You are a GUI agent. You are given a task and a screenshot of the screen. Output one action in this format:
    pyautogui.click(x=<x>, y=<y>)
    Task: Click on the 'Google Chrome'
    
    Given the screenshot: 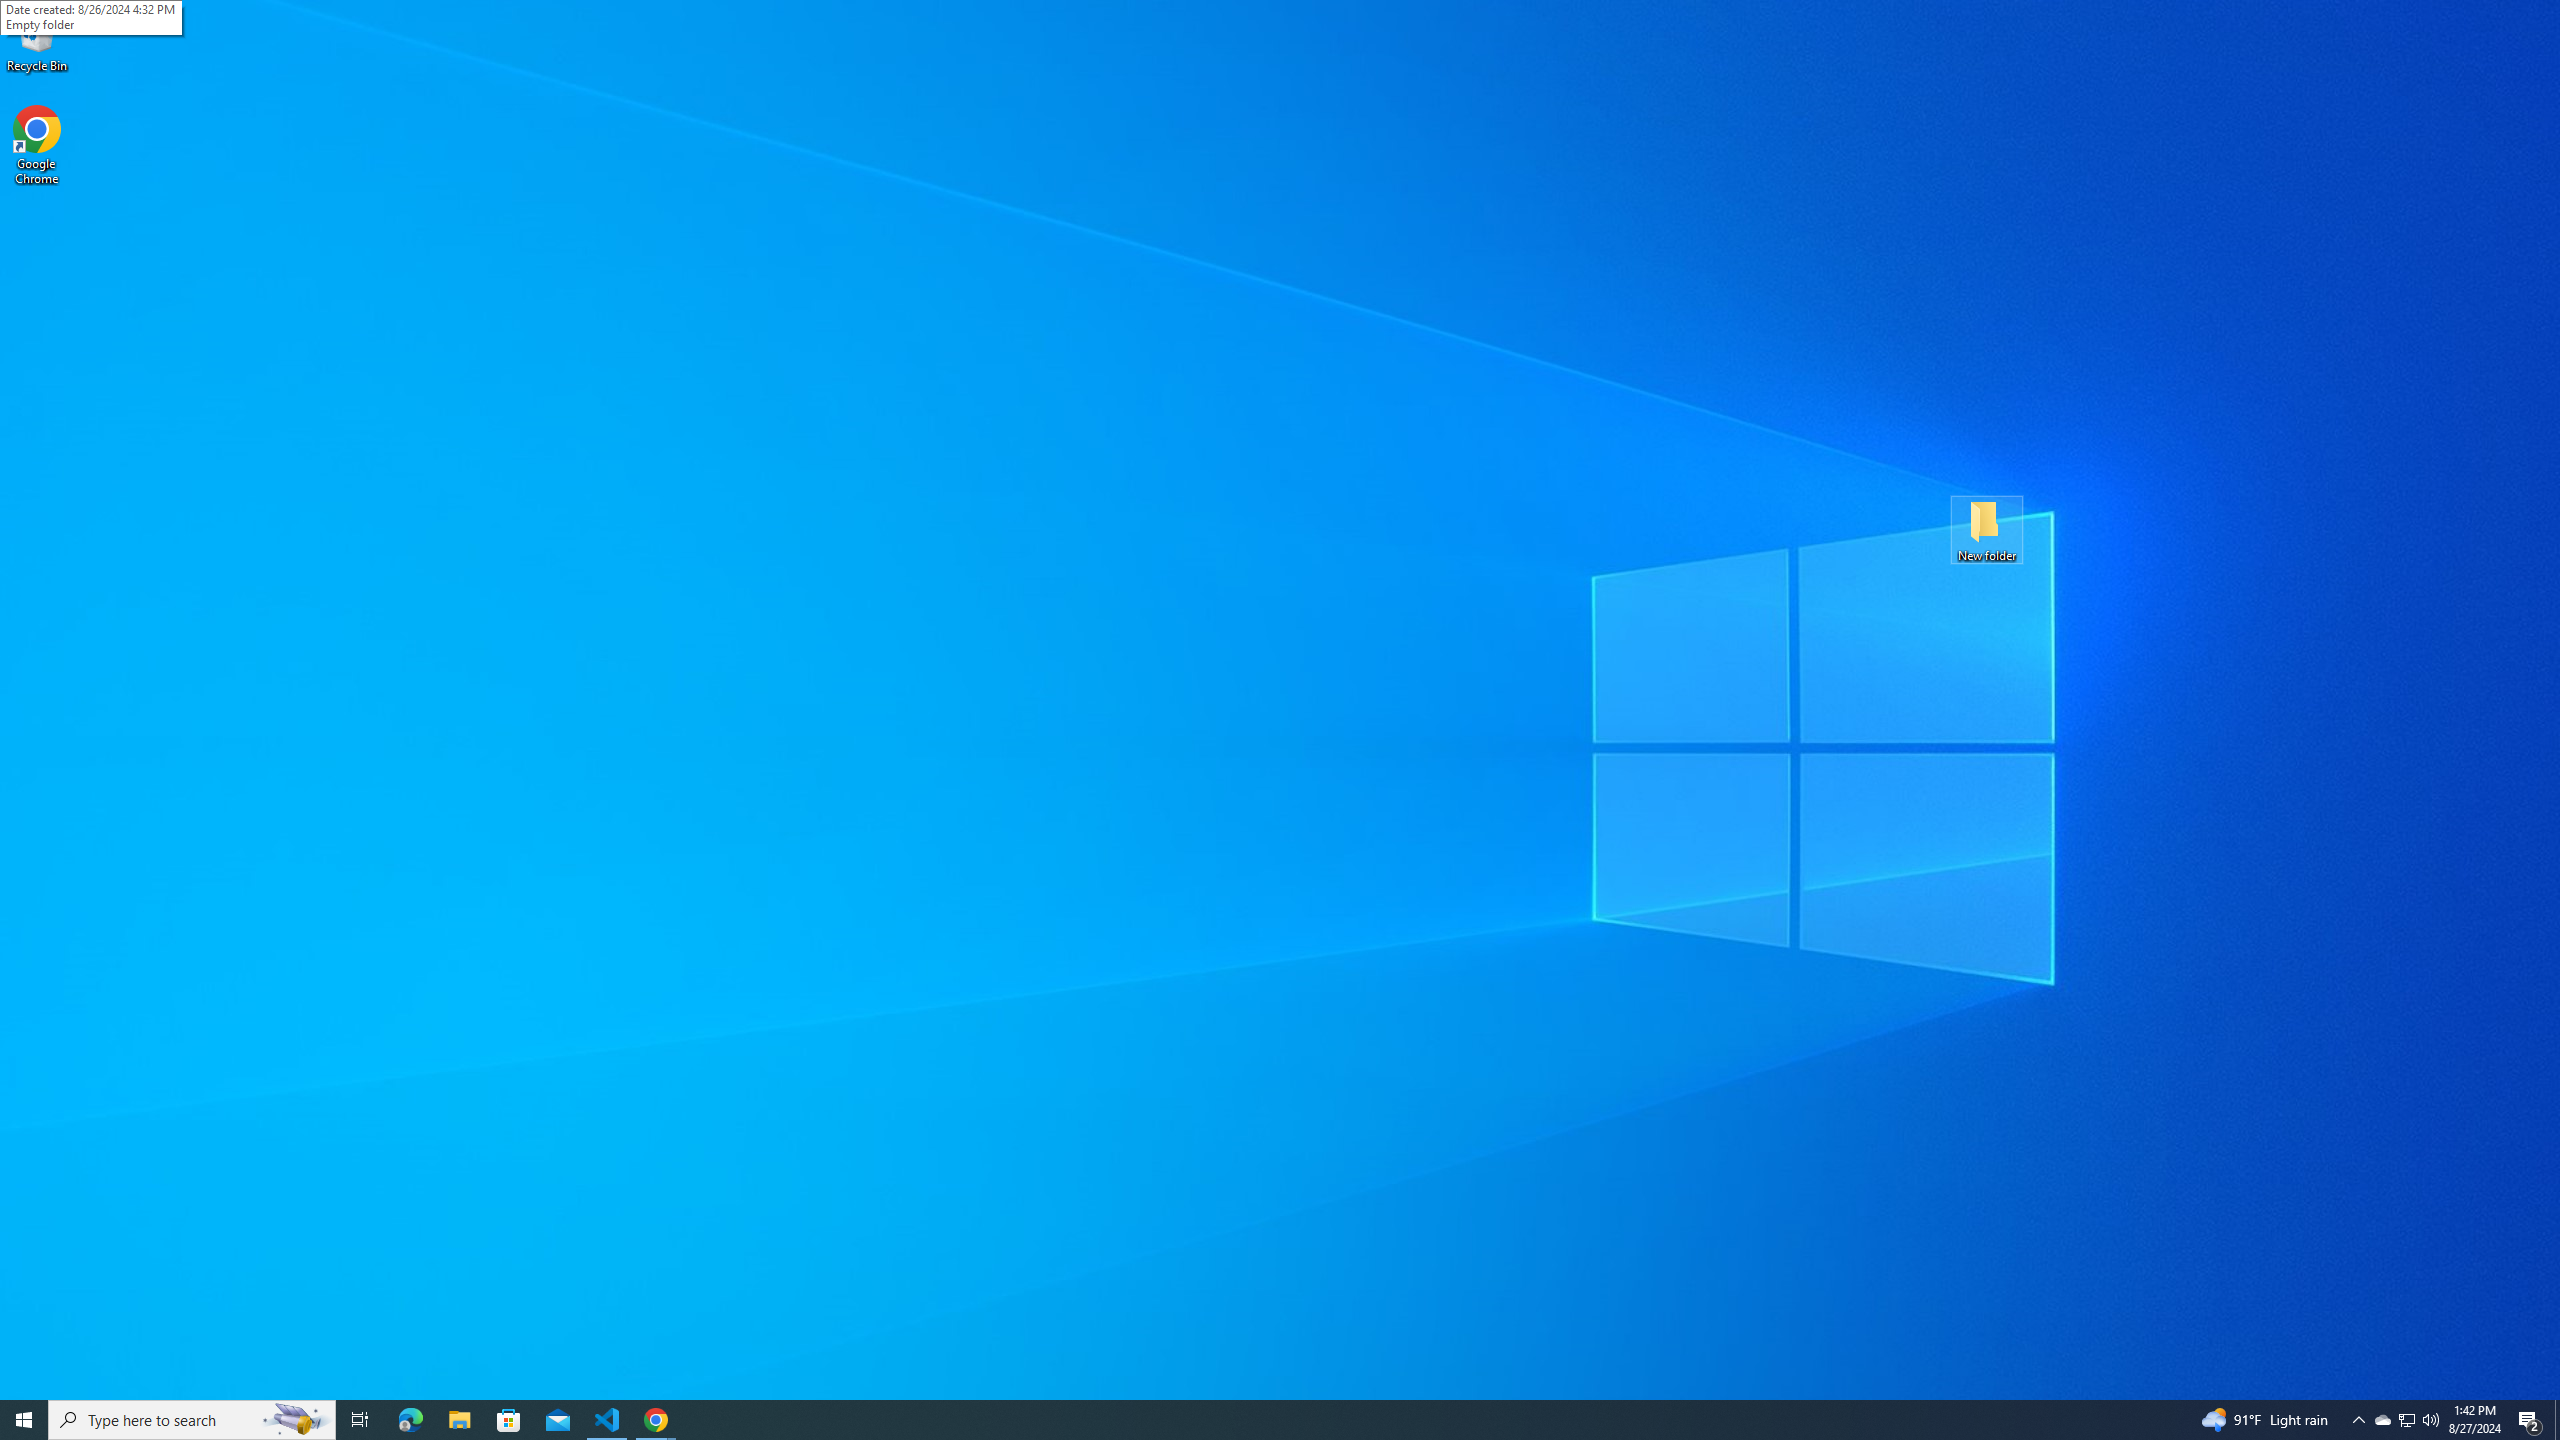 What is the action you would take?
    pyautogui.click(x=36, y=145)
    